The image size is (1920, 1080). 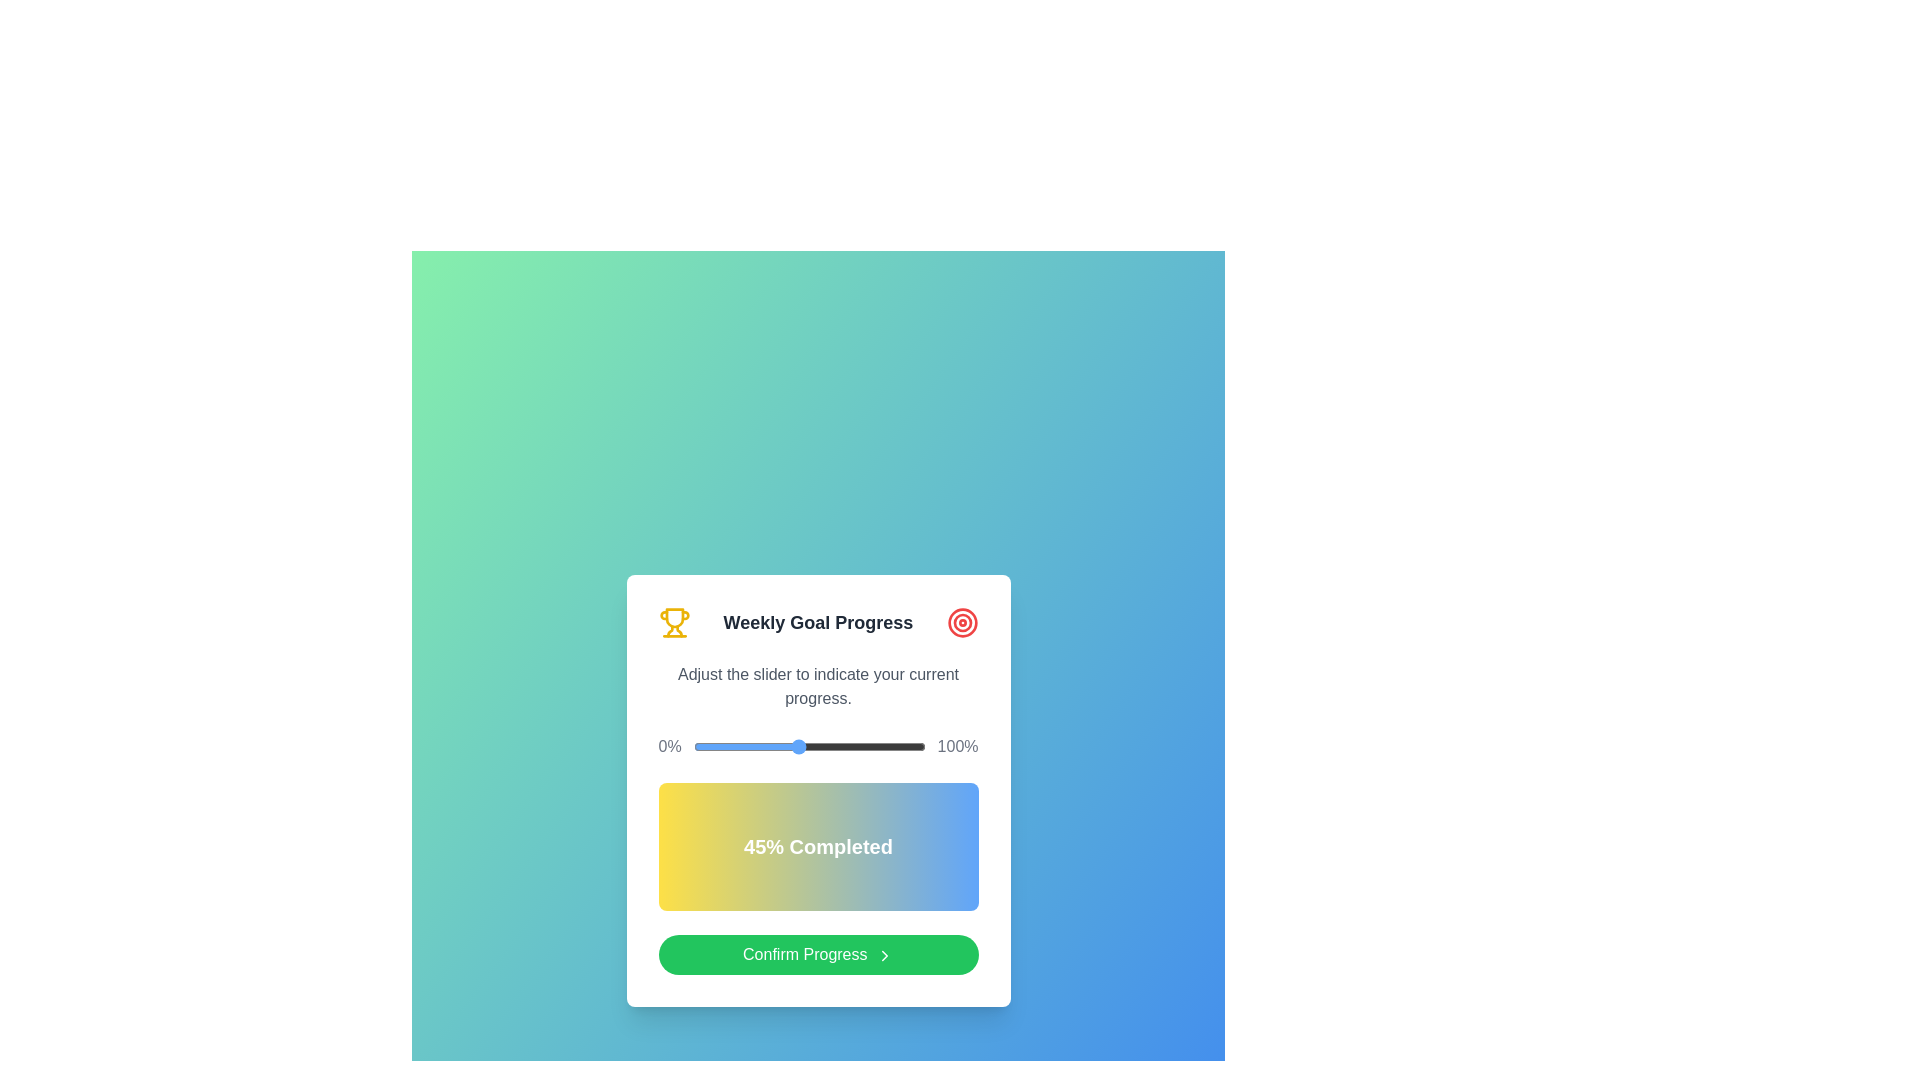 What do you see at coordinates (863, 747) in the screenshot?
I see `the progress value to 73% by dragging the slider` at bounding box center [863, 747].